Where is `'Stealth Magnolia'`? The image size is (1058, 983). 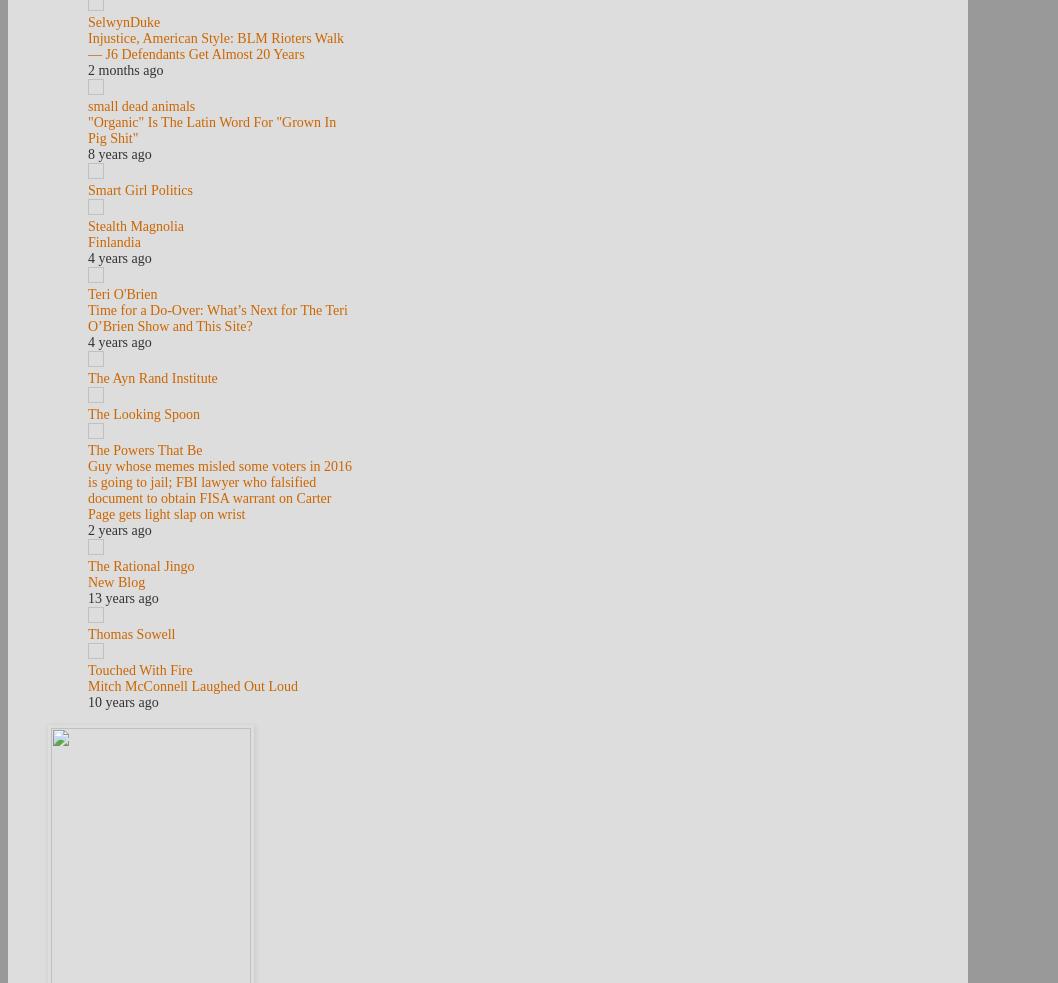
'Stealth Magnolia' is located at coordinates (134, 226).